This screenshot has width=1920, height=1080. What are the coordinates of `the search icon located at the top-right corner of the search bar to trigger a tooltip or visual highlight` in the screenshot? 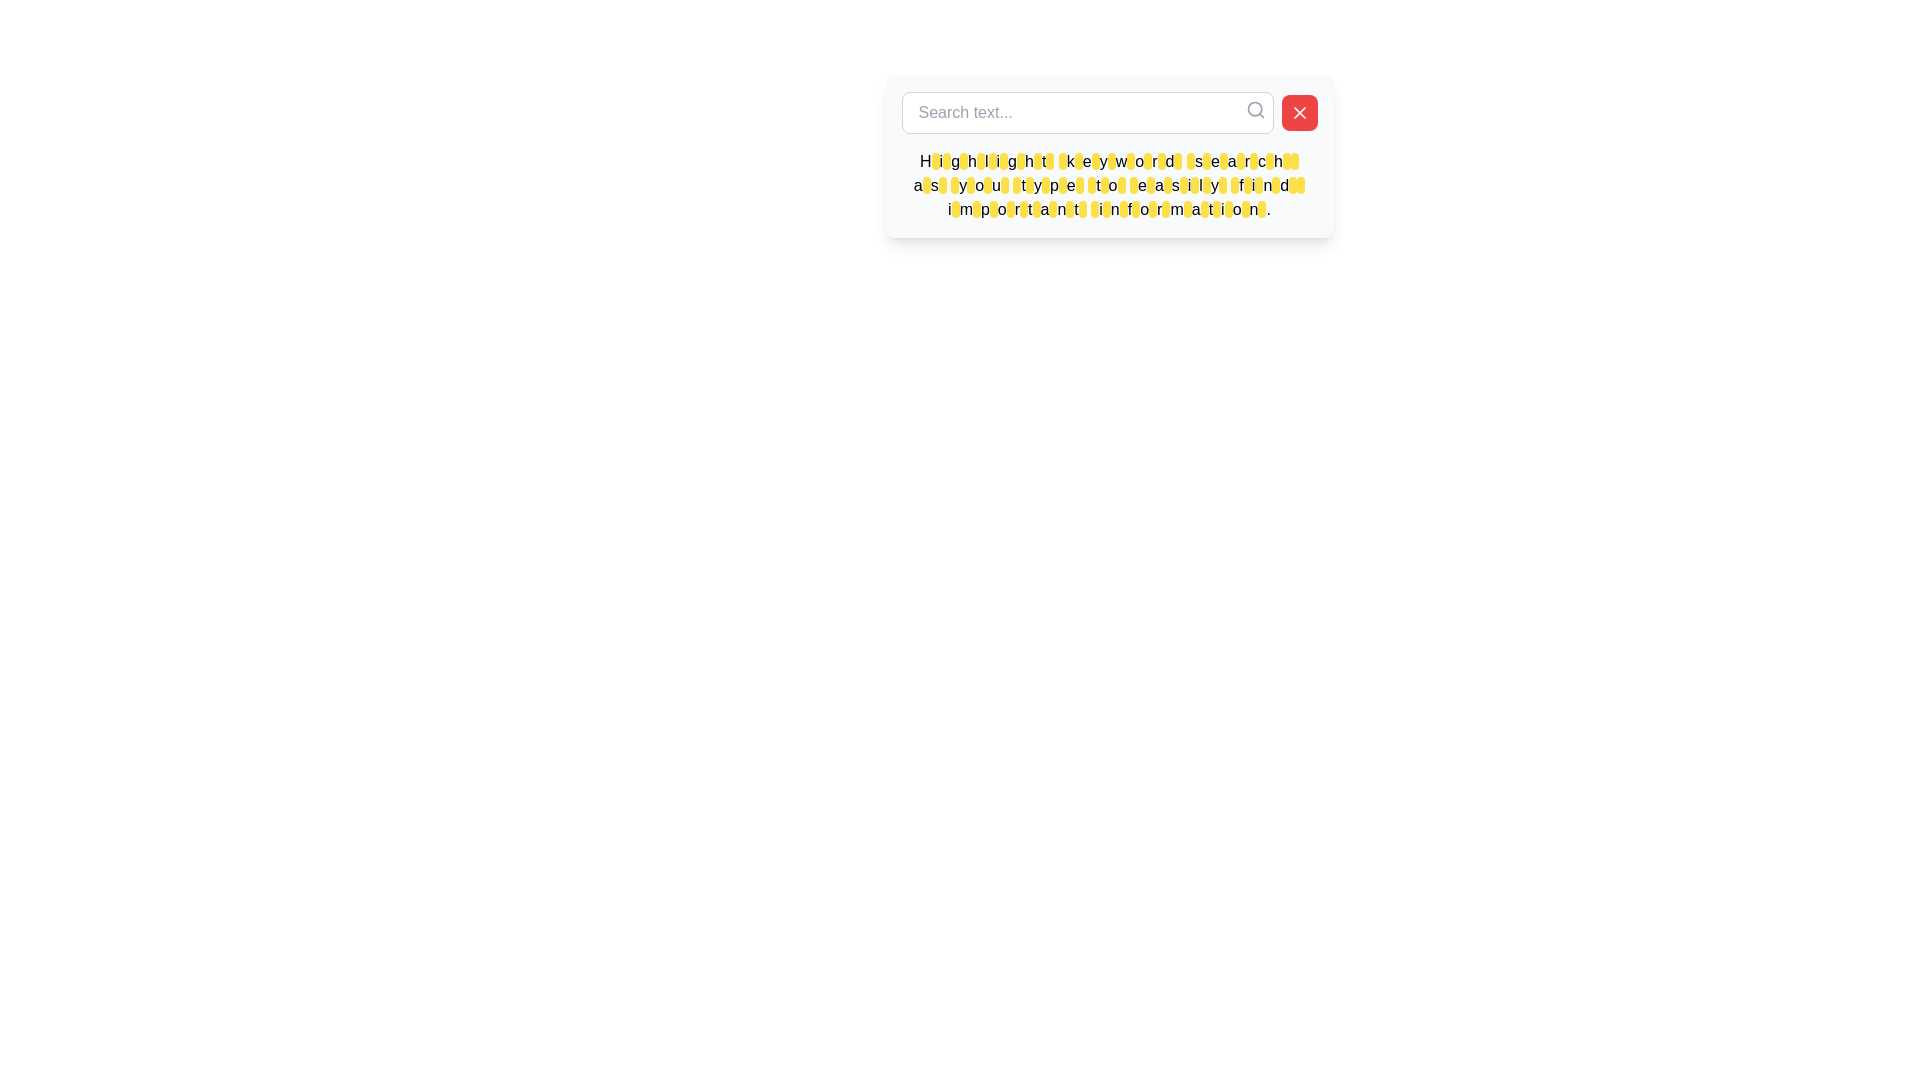 It's located at (1254, 110).